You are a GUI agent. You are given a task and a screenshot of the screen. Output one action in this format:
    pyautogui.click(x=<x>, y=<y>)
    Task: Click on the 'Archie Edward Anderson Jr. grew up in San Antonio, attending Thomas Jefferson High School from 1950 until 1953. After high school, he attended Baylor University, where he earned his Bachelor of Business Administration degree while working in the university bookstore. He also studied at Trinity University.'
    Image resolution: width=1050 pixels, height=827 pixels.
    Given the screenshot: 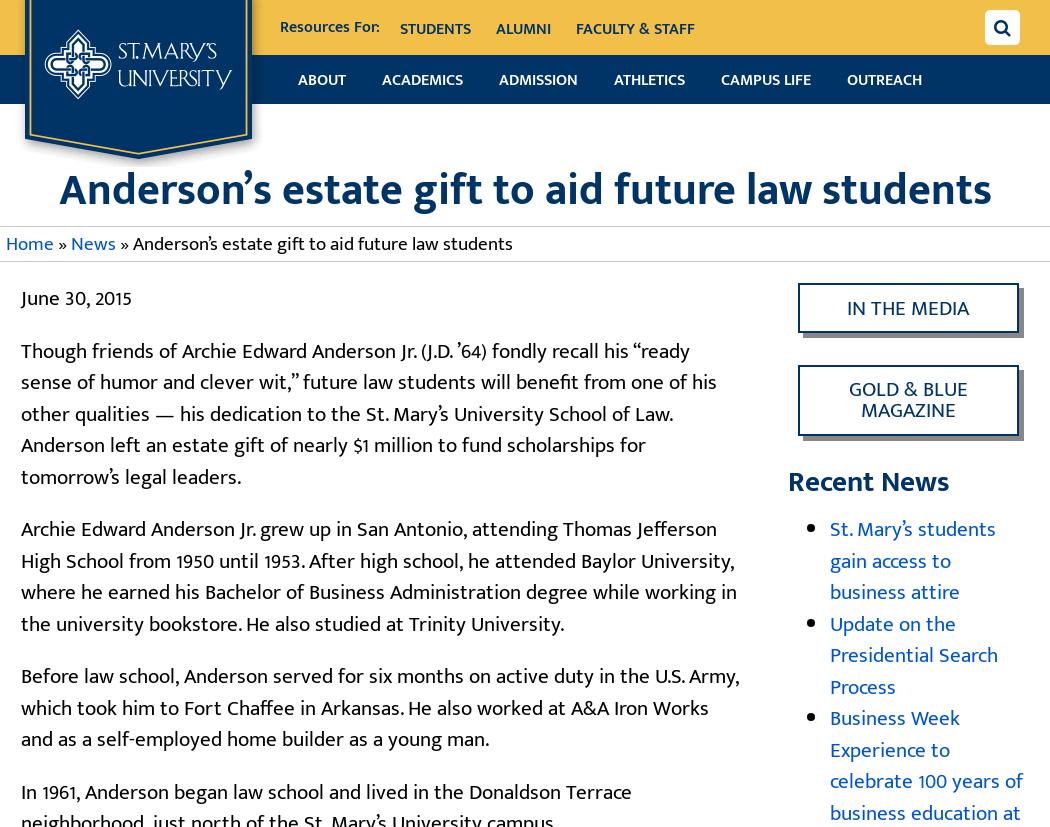 What is the action you would take?
    pyautogui.click(x=379, y=576)
    